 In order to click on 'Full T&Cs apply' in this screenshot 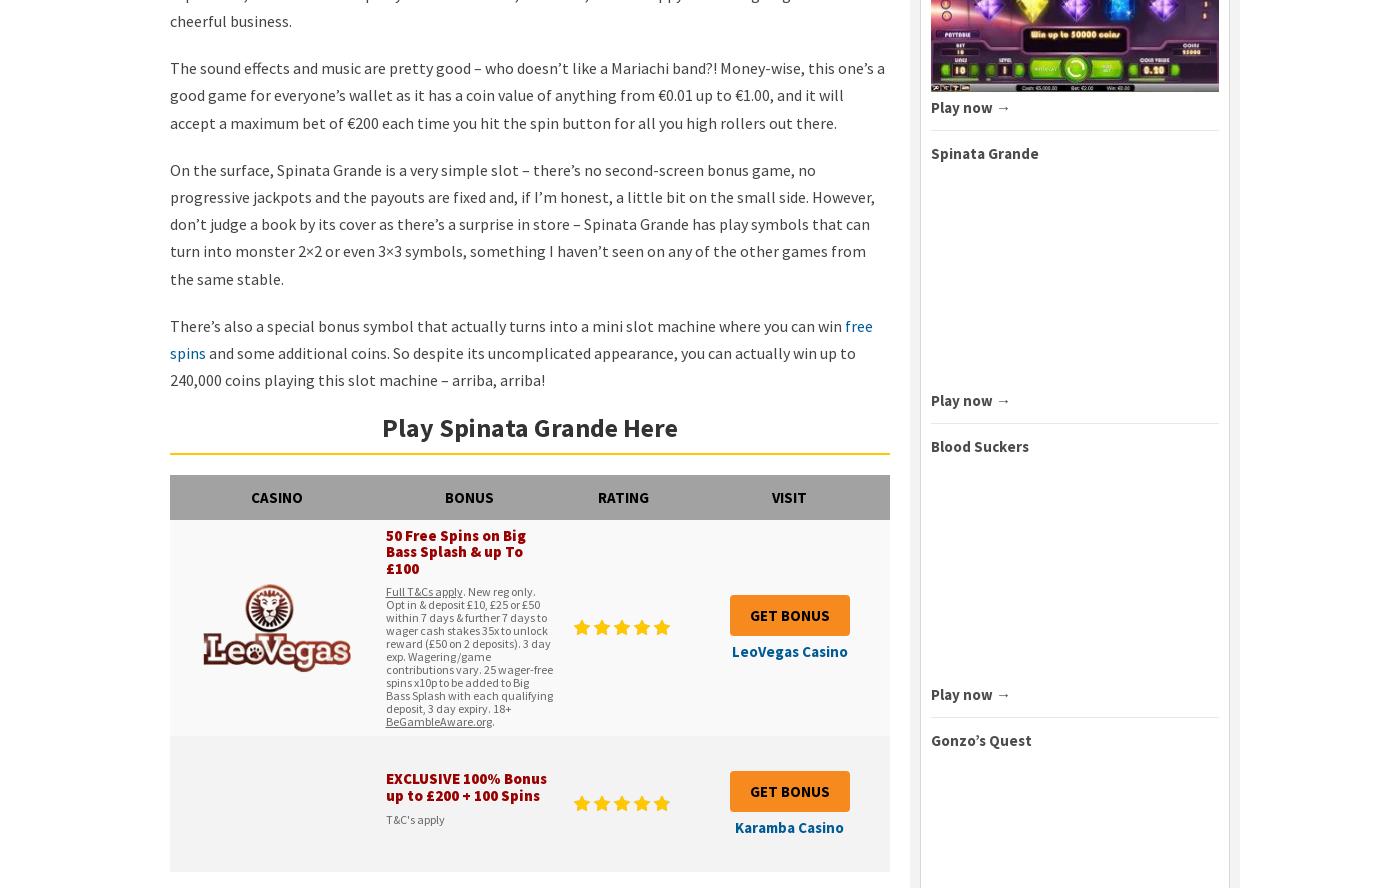, I will do `click(423, 591)`.